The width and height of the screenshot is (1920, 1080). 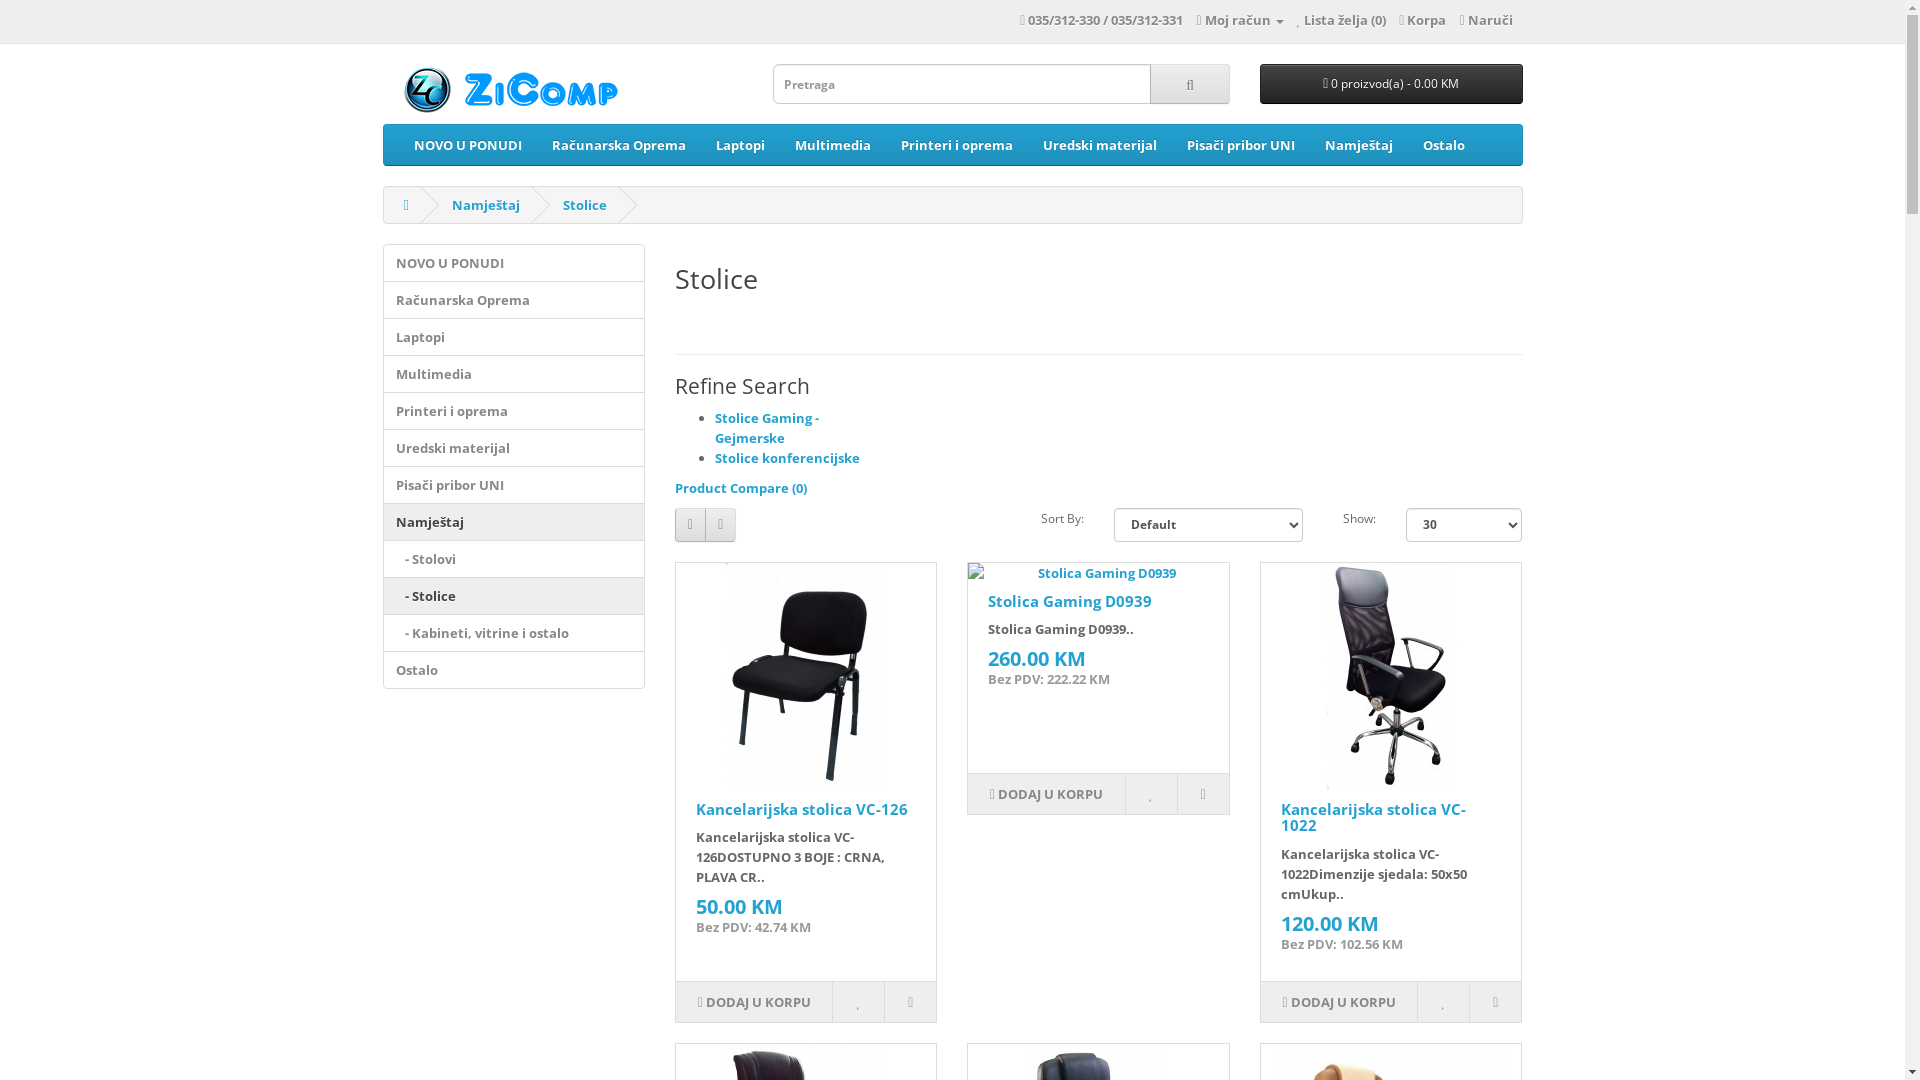 What do you see at coordinates (513, 335) in the screenshot?
I see `'Laptopi'` at bounding box center [513, 335].